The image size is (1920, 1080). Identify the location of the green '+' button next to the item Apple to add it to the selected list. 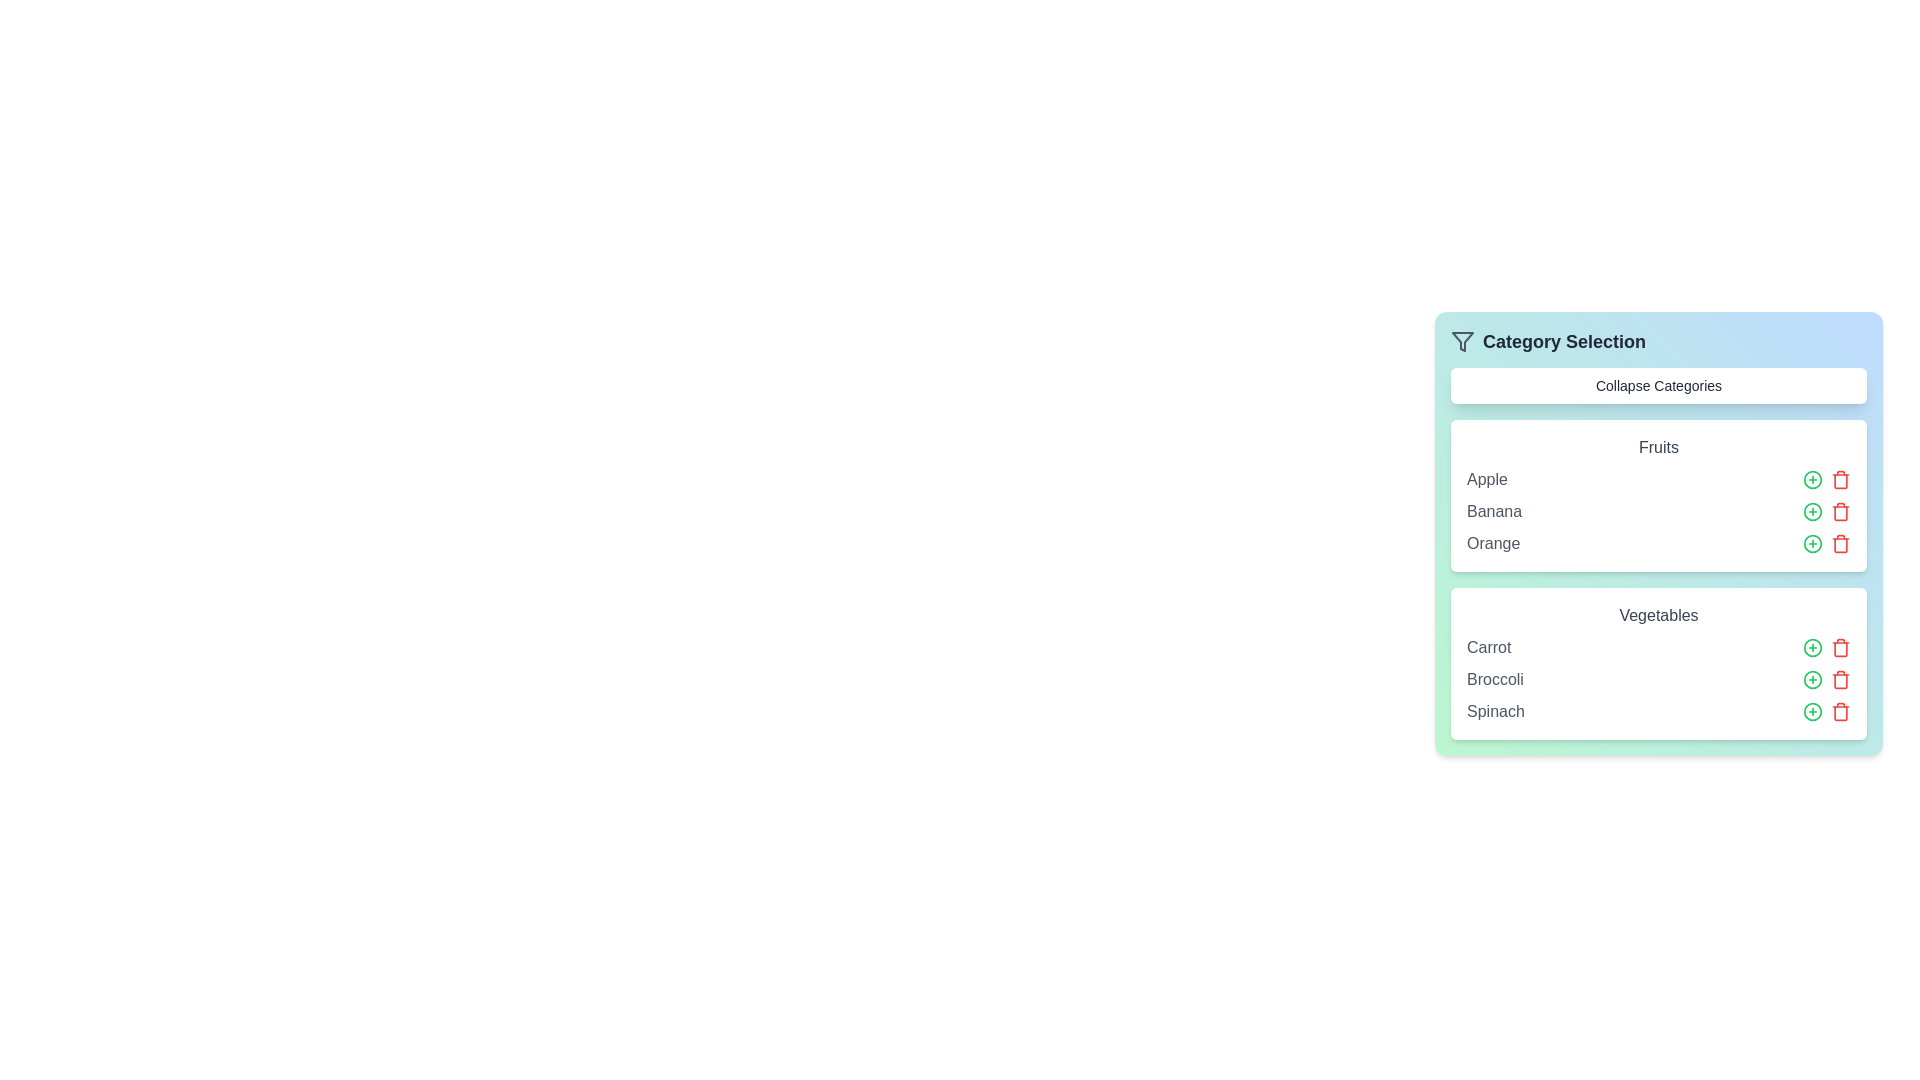
(1813, 479).